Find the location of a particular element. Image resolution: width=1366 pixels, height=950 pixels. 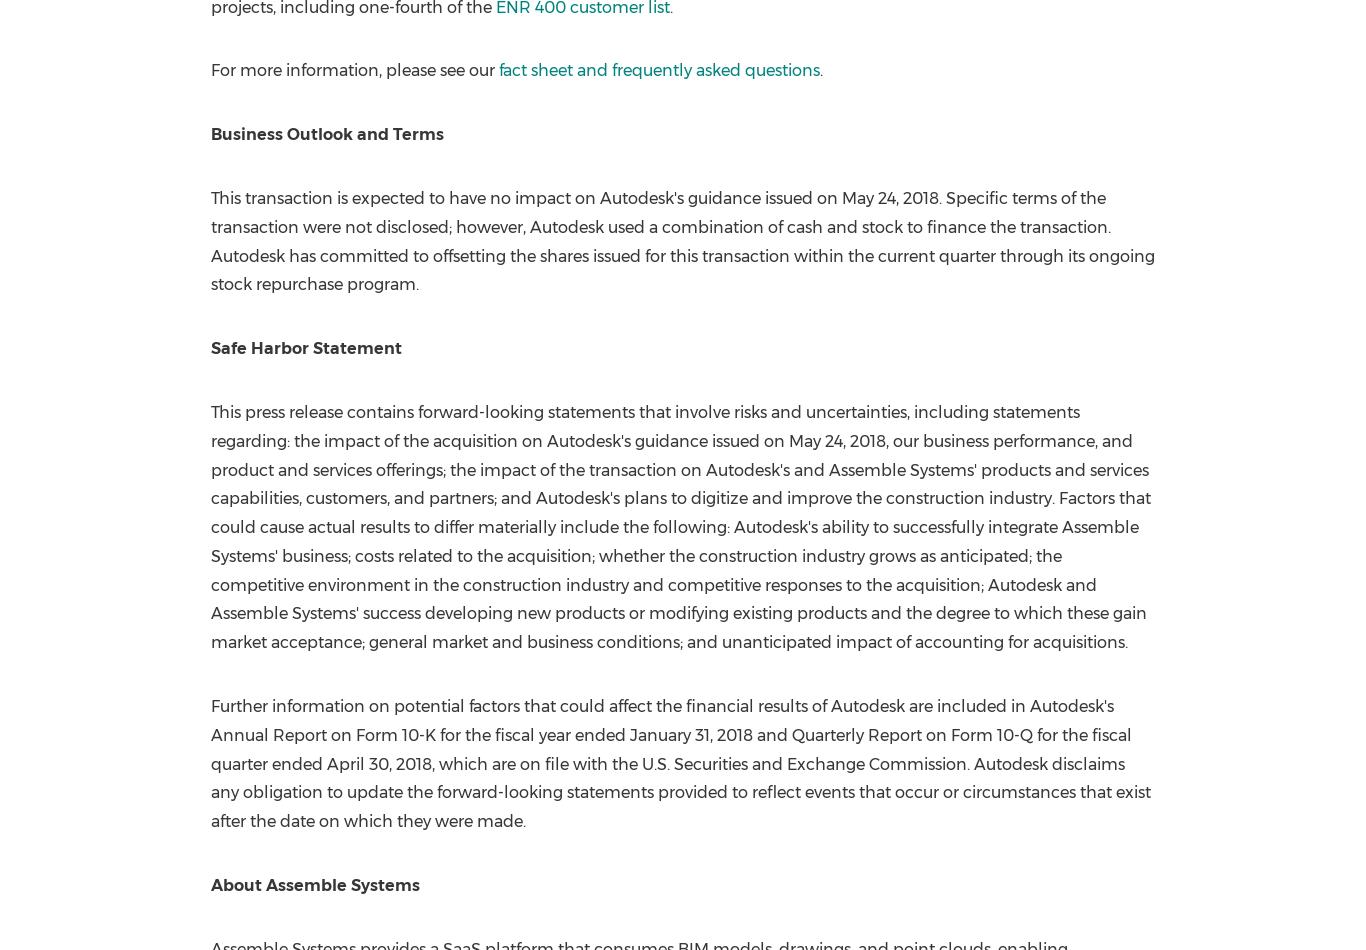

'January 31, 2018' is located at coordinates (690, 733).